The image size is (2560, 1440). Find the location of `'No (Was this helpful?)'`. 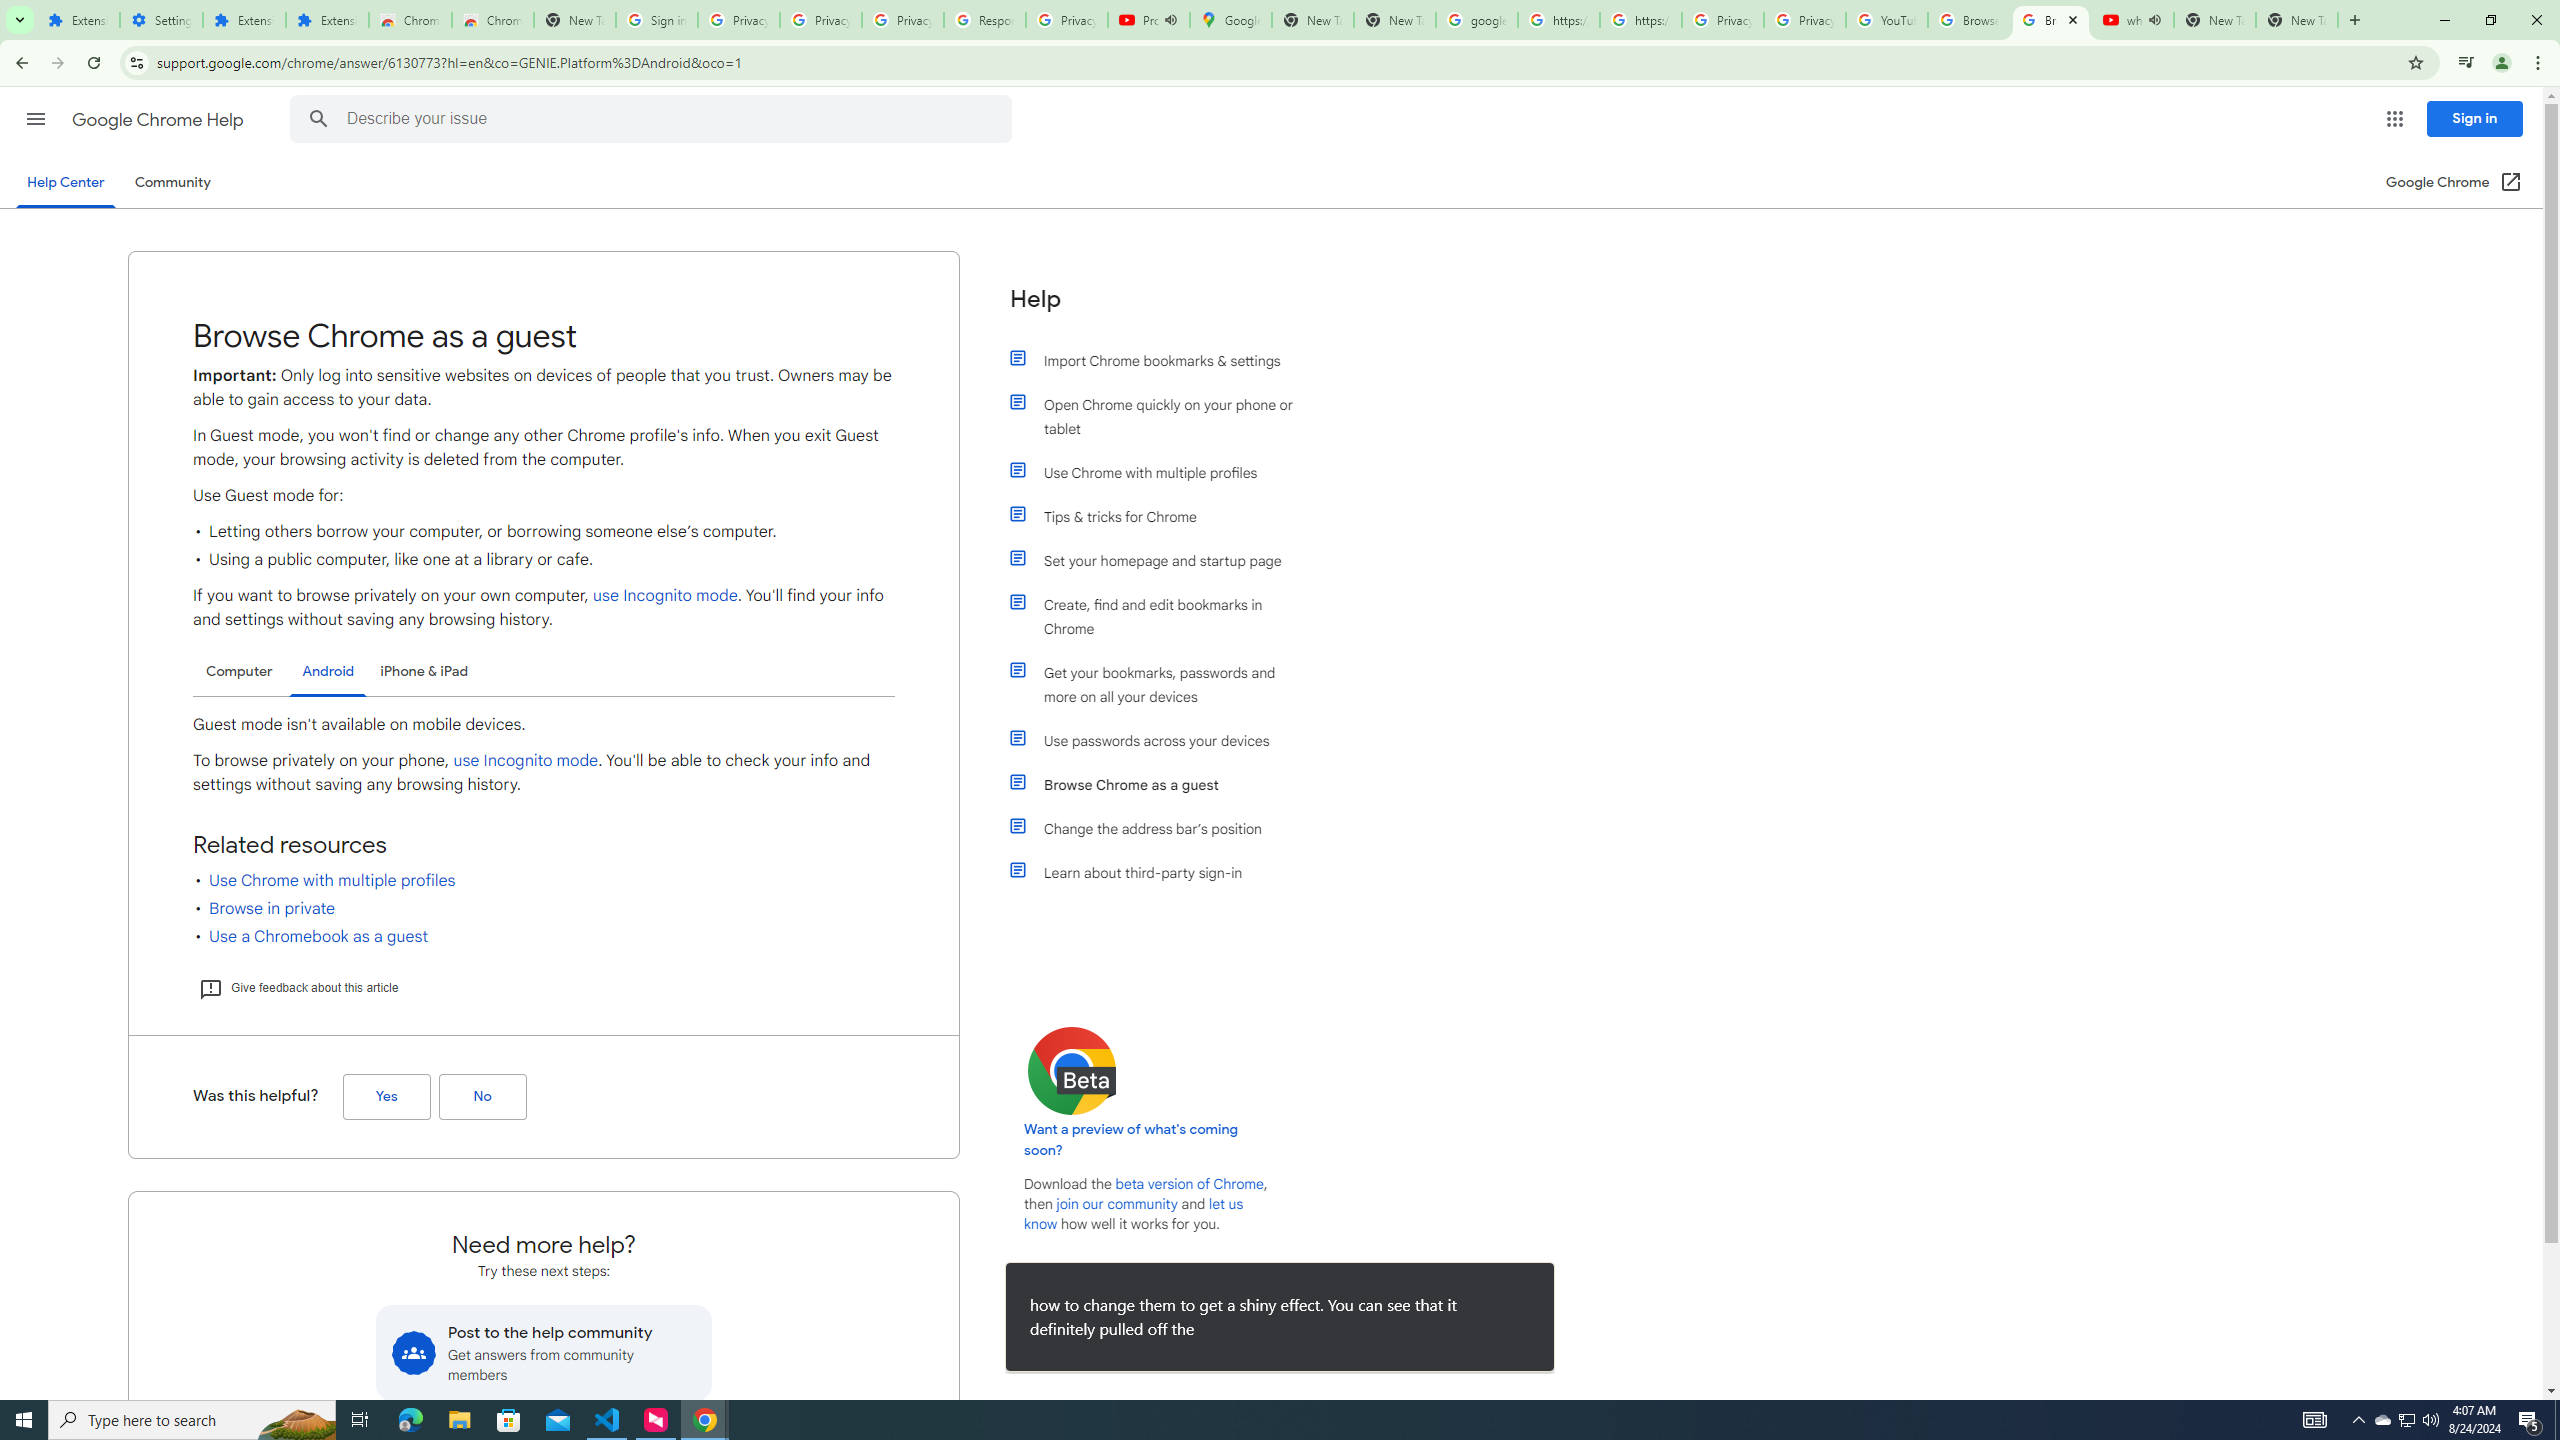

'No (Was this helpful?)' is located at coordinates (481, 1096).